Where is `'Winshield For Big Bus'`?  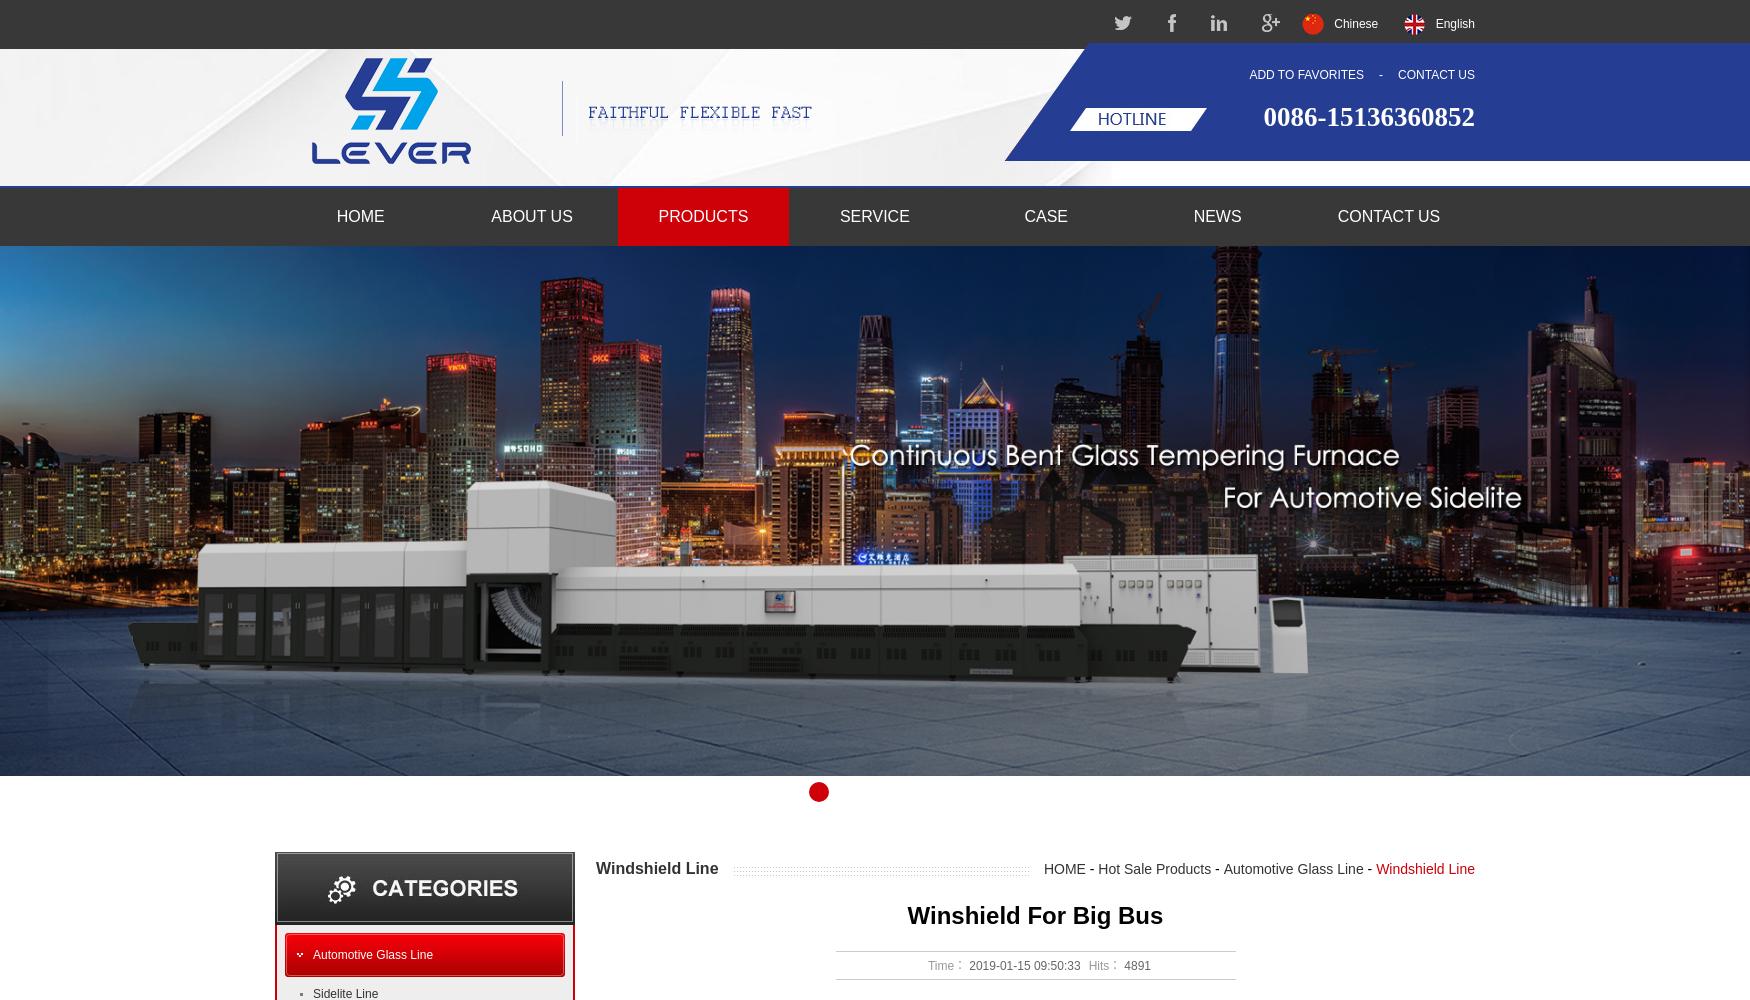
'Winshield For Big Bus' is located at coordinates (1033, 915).